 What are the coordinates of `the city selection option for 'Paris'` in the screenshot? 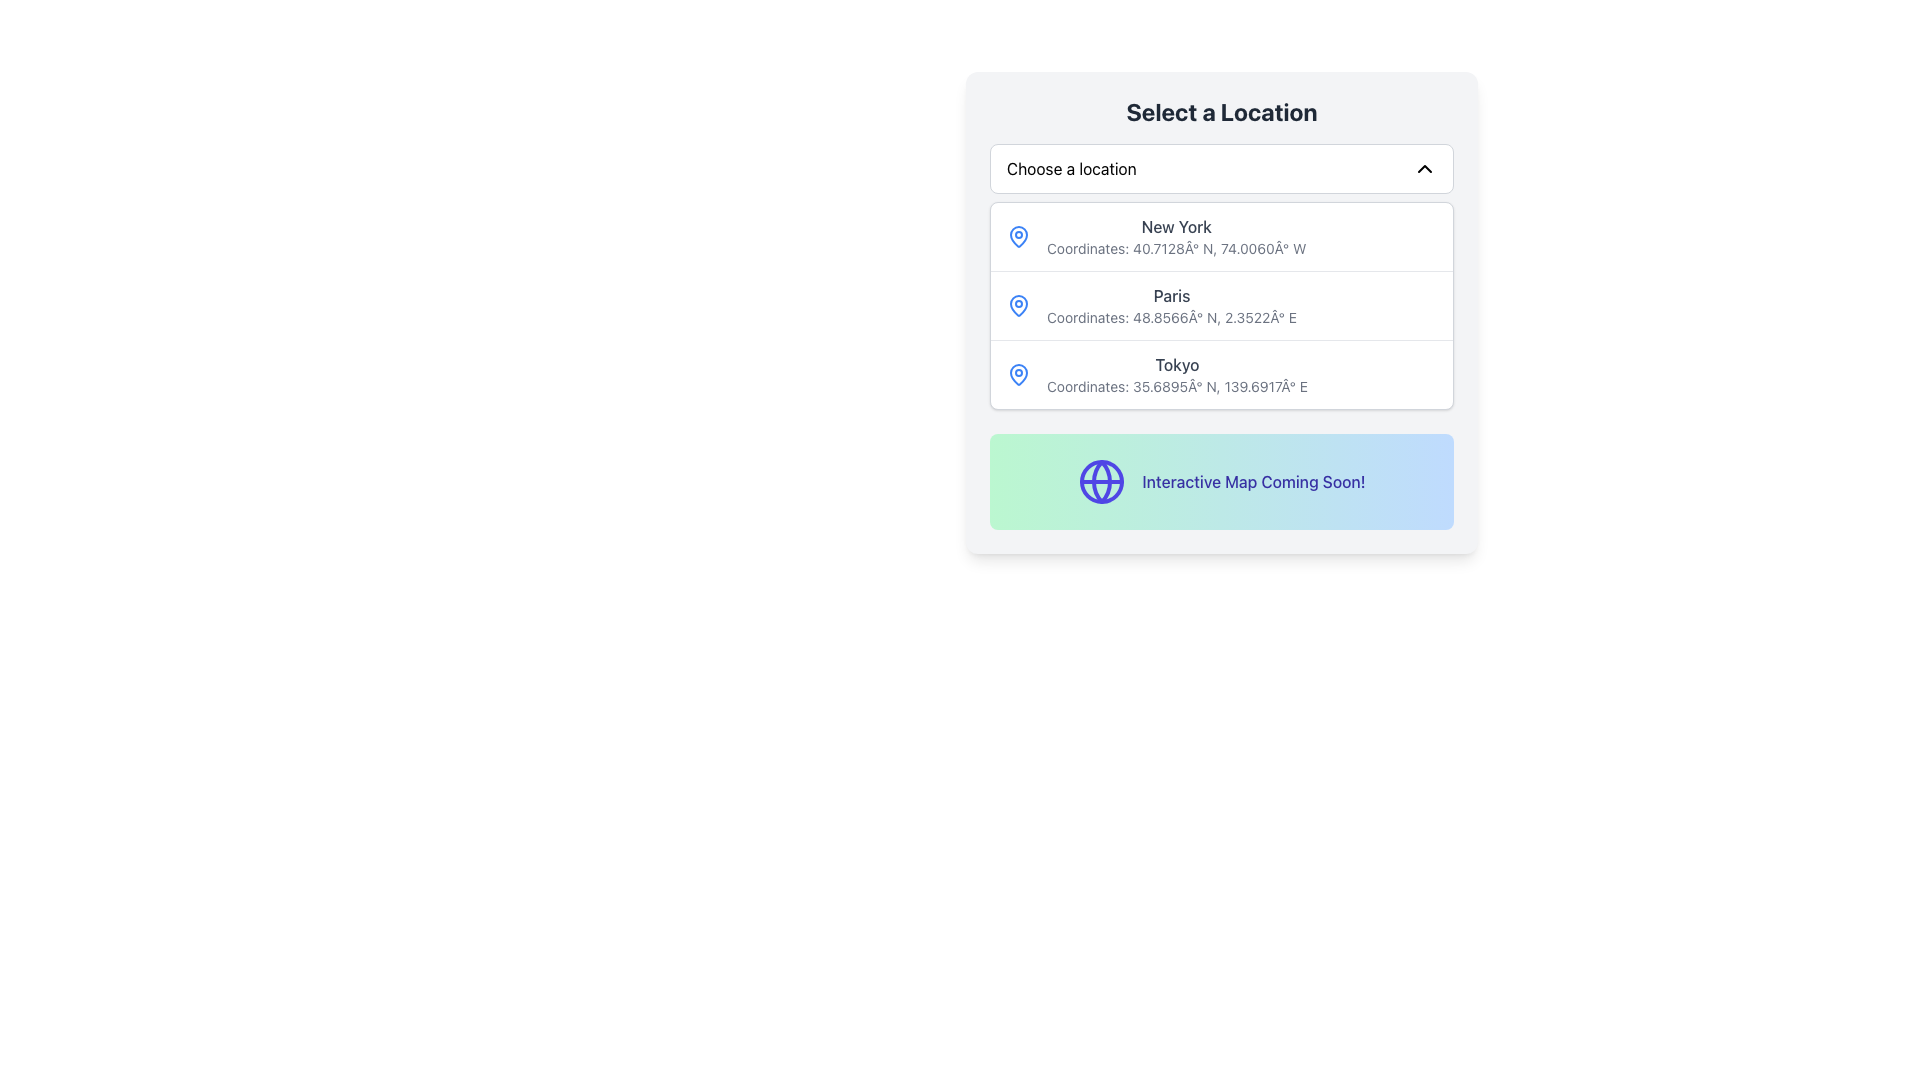 It's located at (1221, 305).